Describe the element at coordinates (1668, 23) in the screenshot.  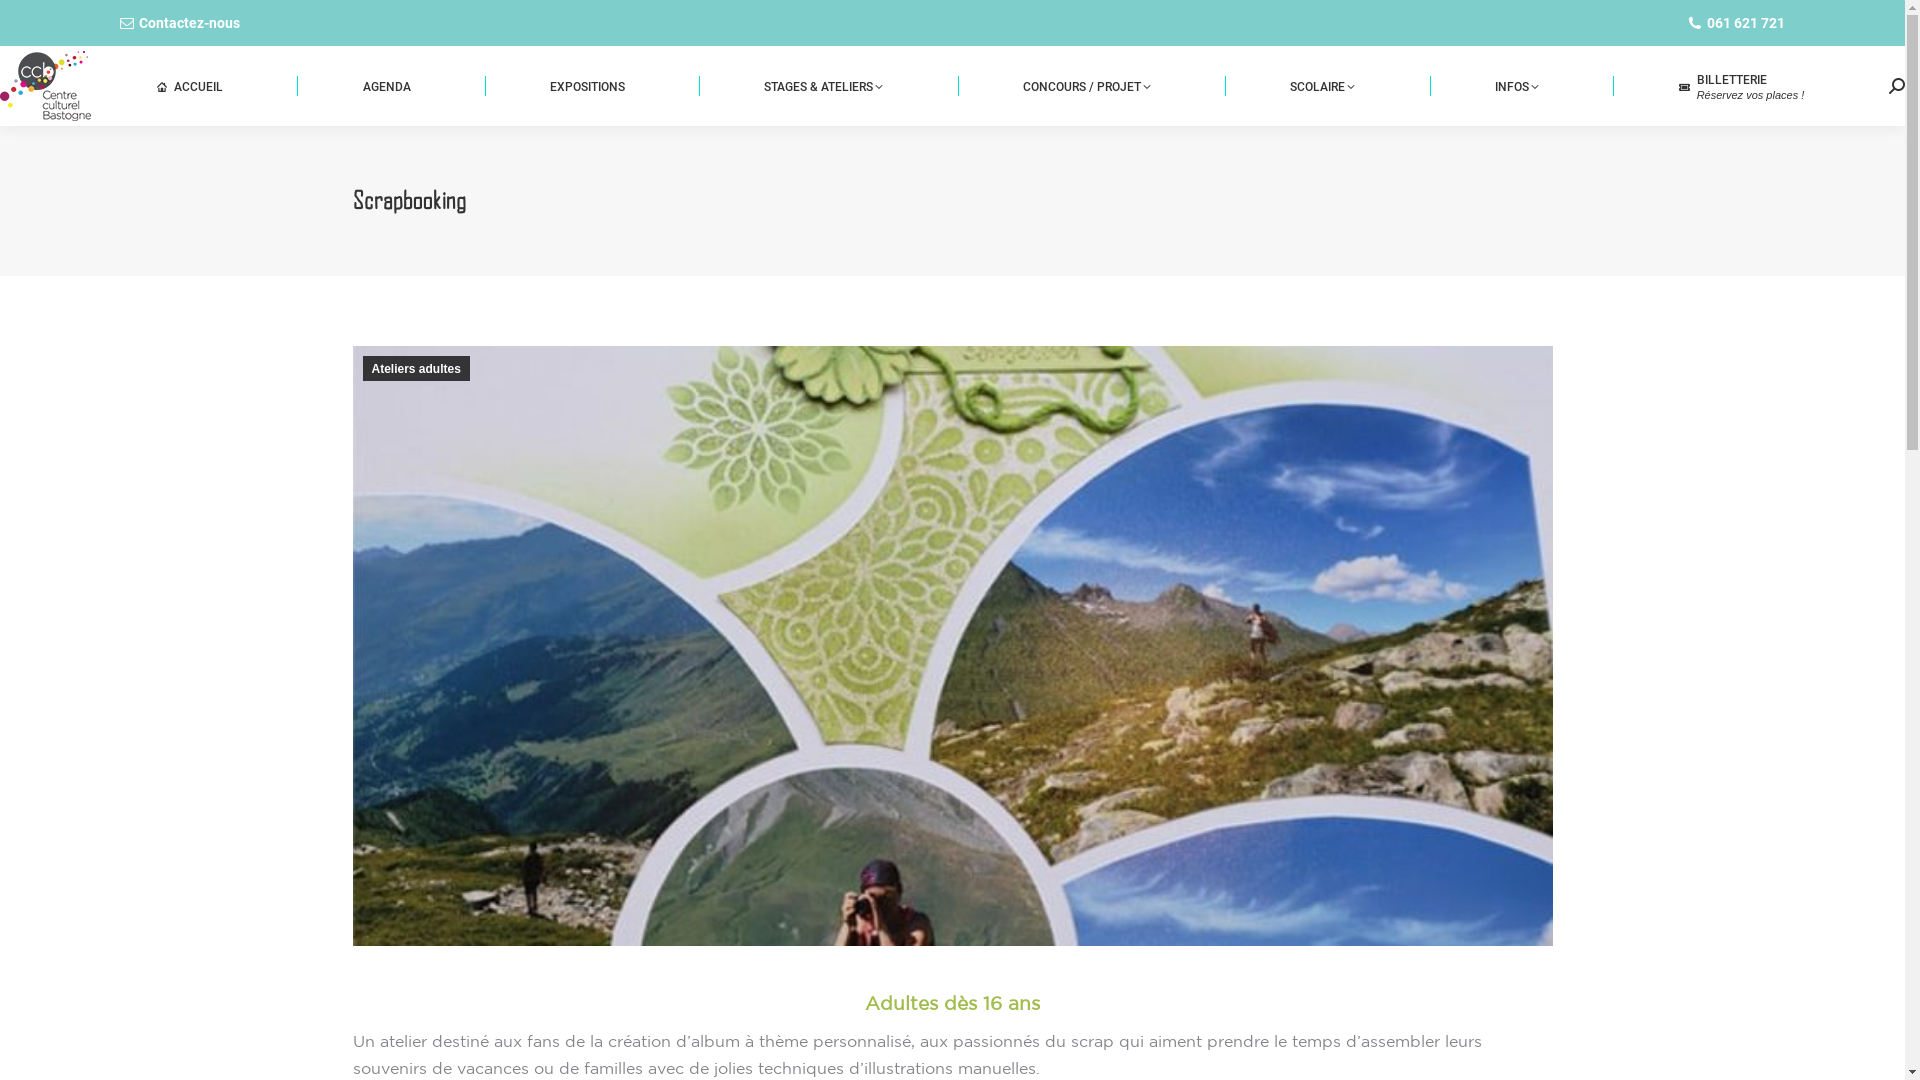
I see `'061 621 721'` at that location.